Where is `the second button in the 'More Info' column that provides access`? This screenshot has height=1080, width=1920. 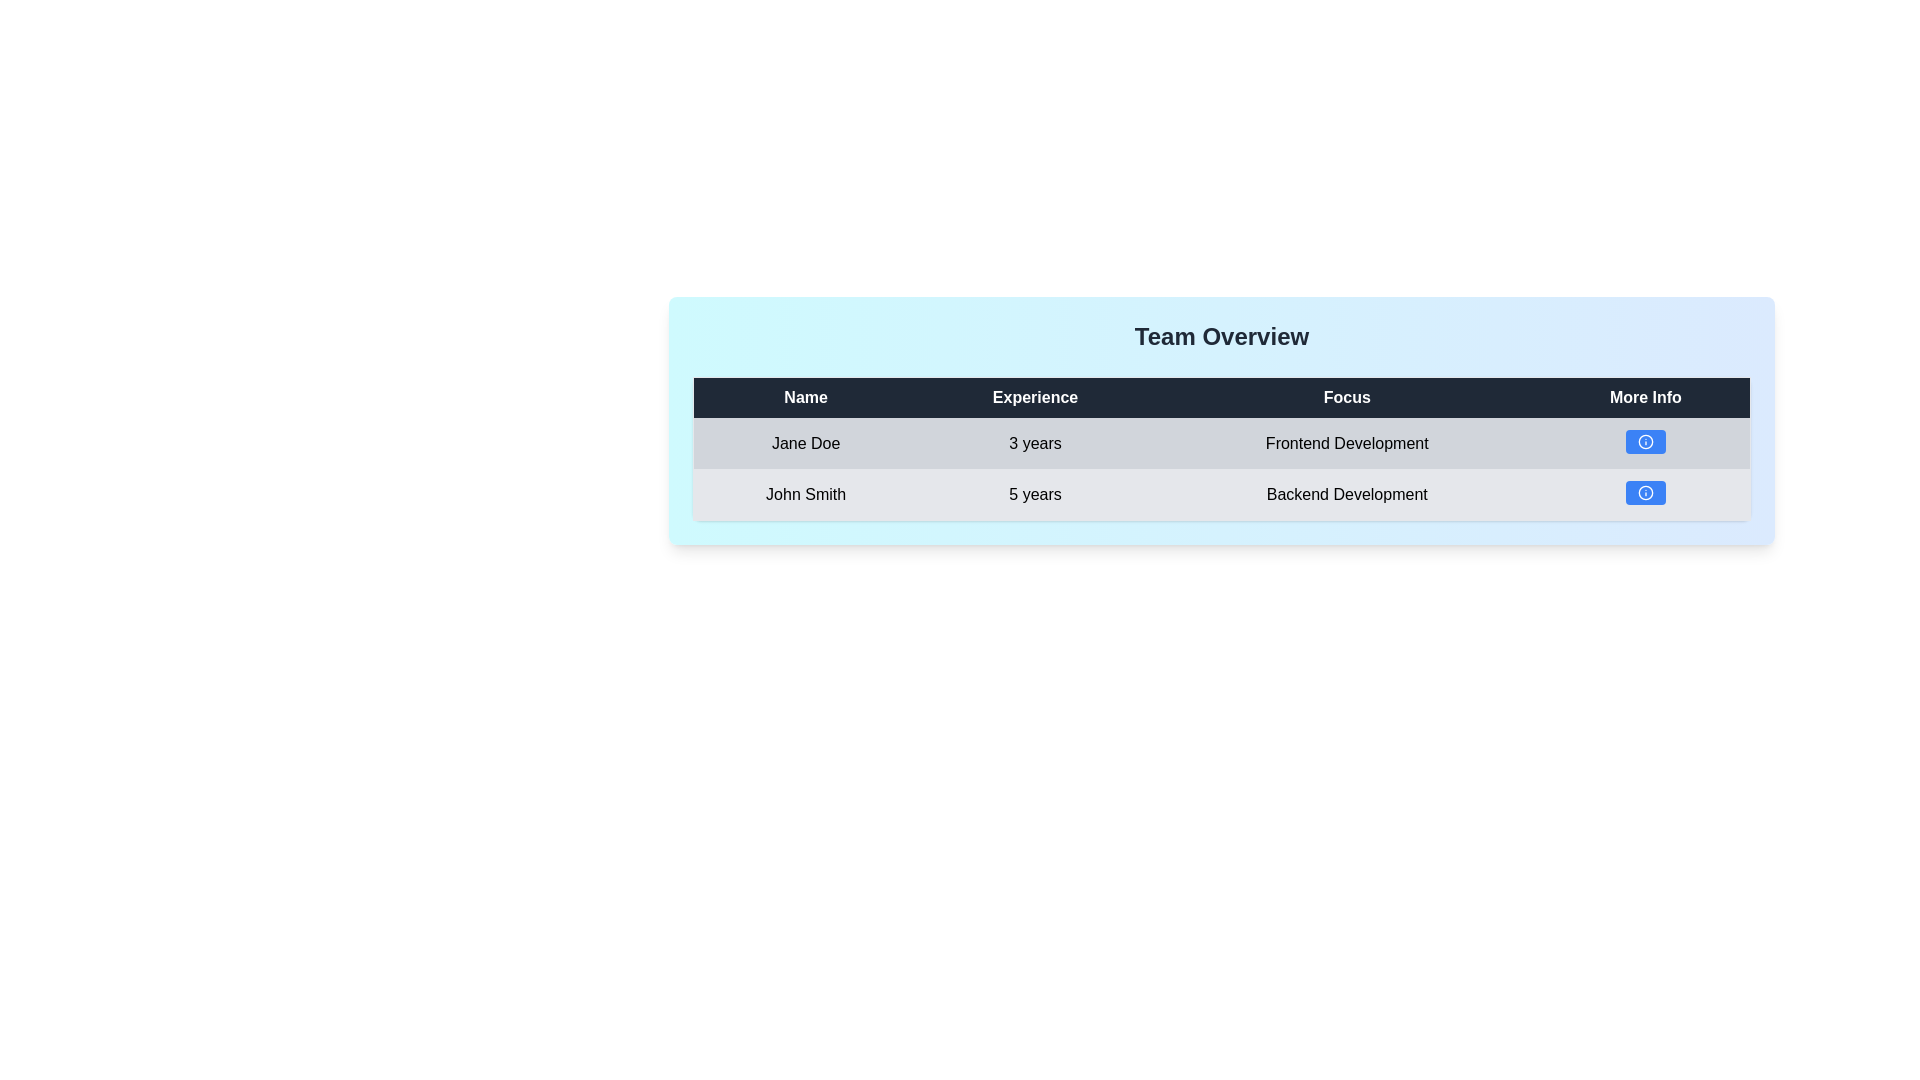 the second button in the 'More Info' column that provides access is located at coordinates (1645, 493).